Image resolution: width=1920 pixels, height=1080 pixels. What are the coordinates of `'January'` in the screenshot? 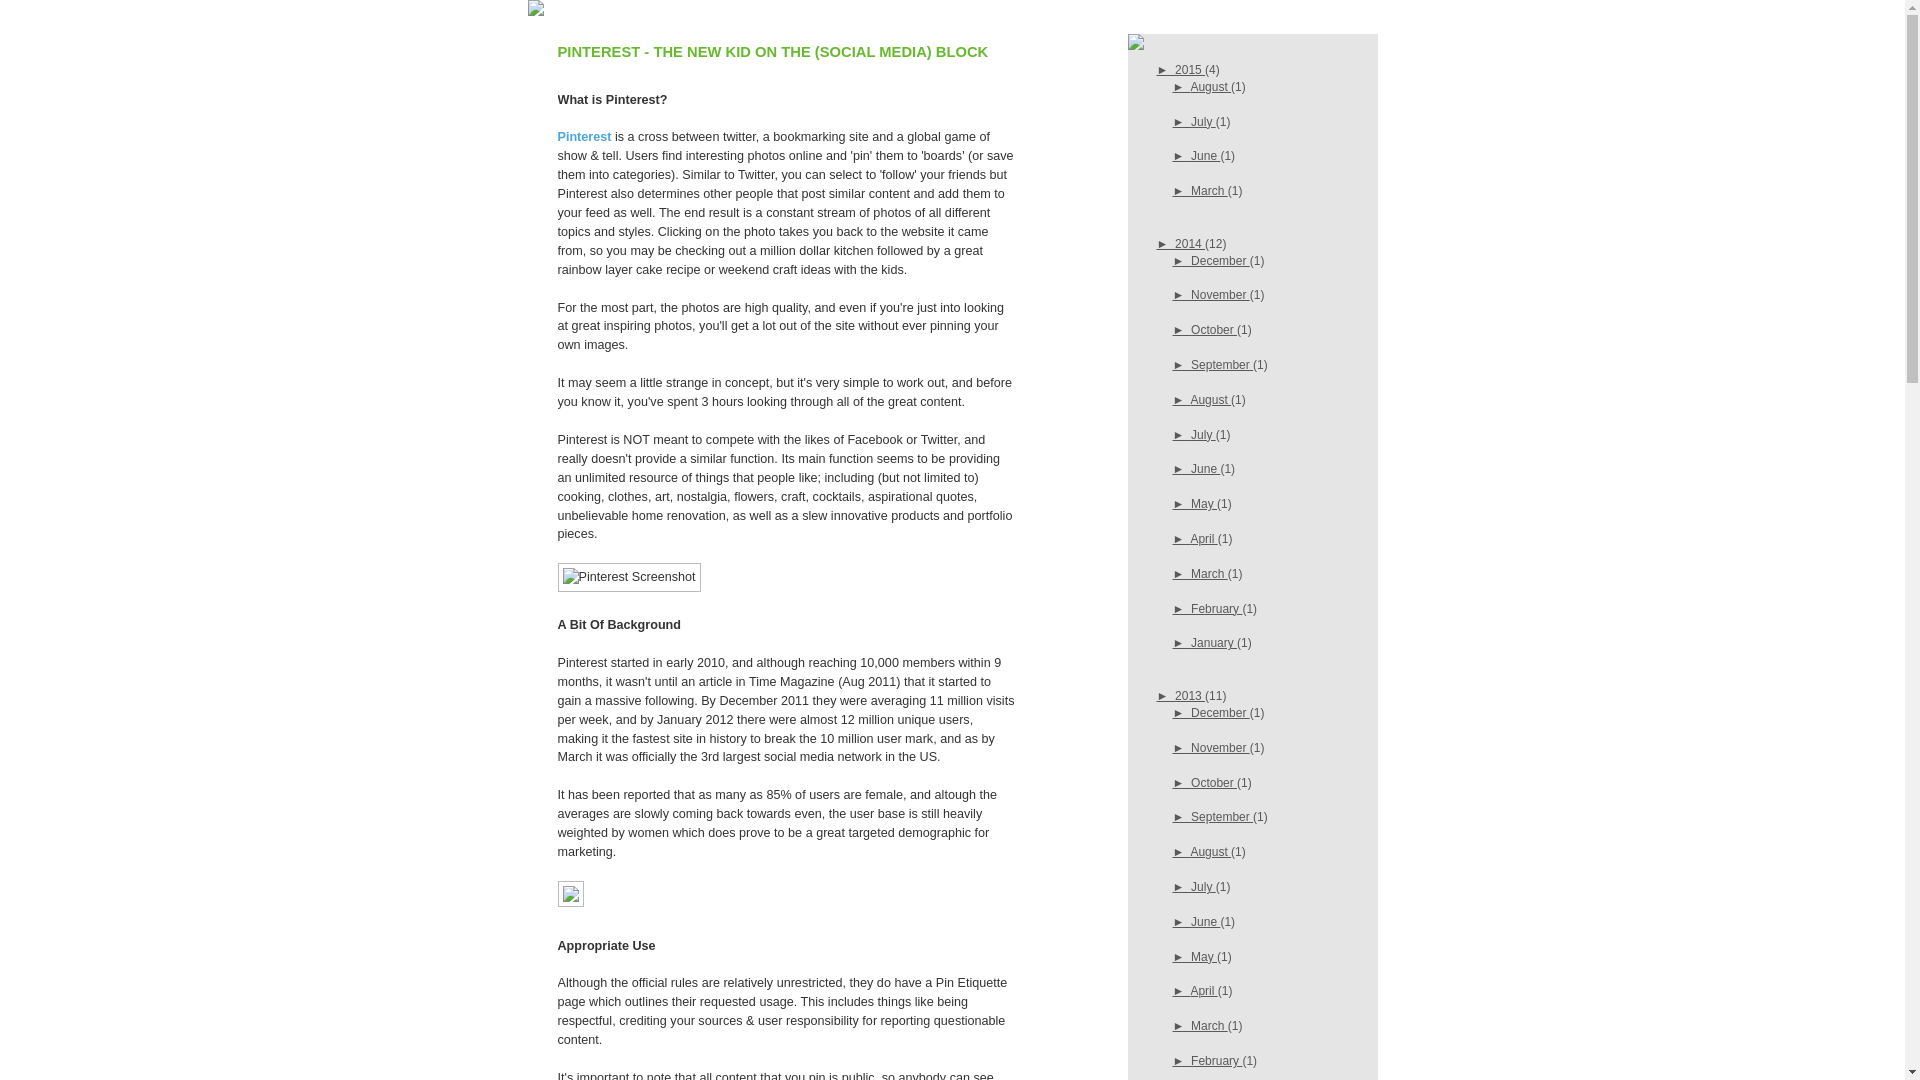 It's located at (1190, 643).